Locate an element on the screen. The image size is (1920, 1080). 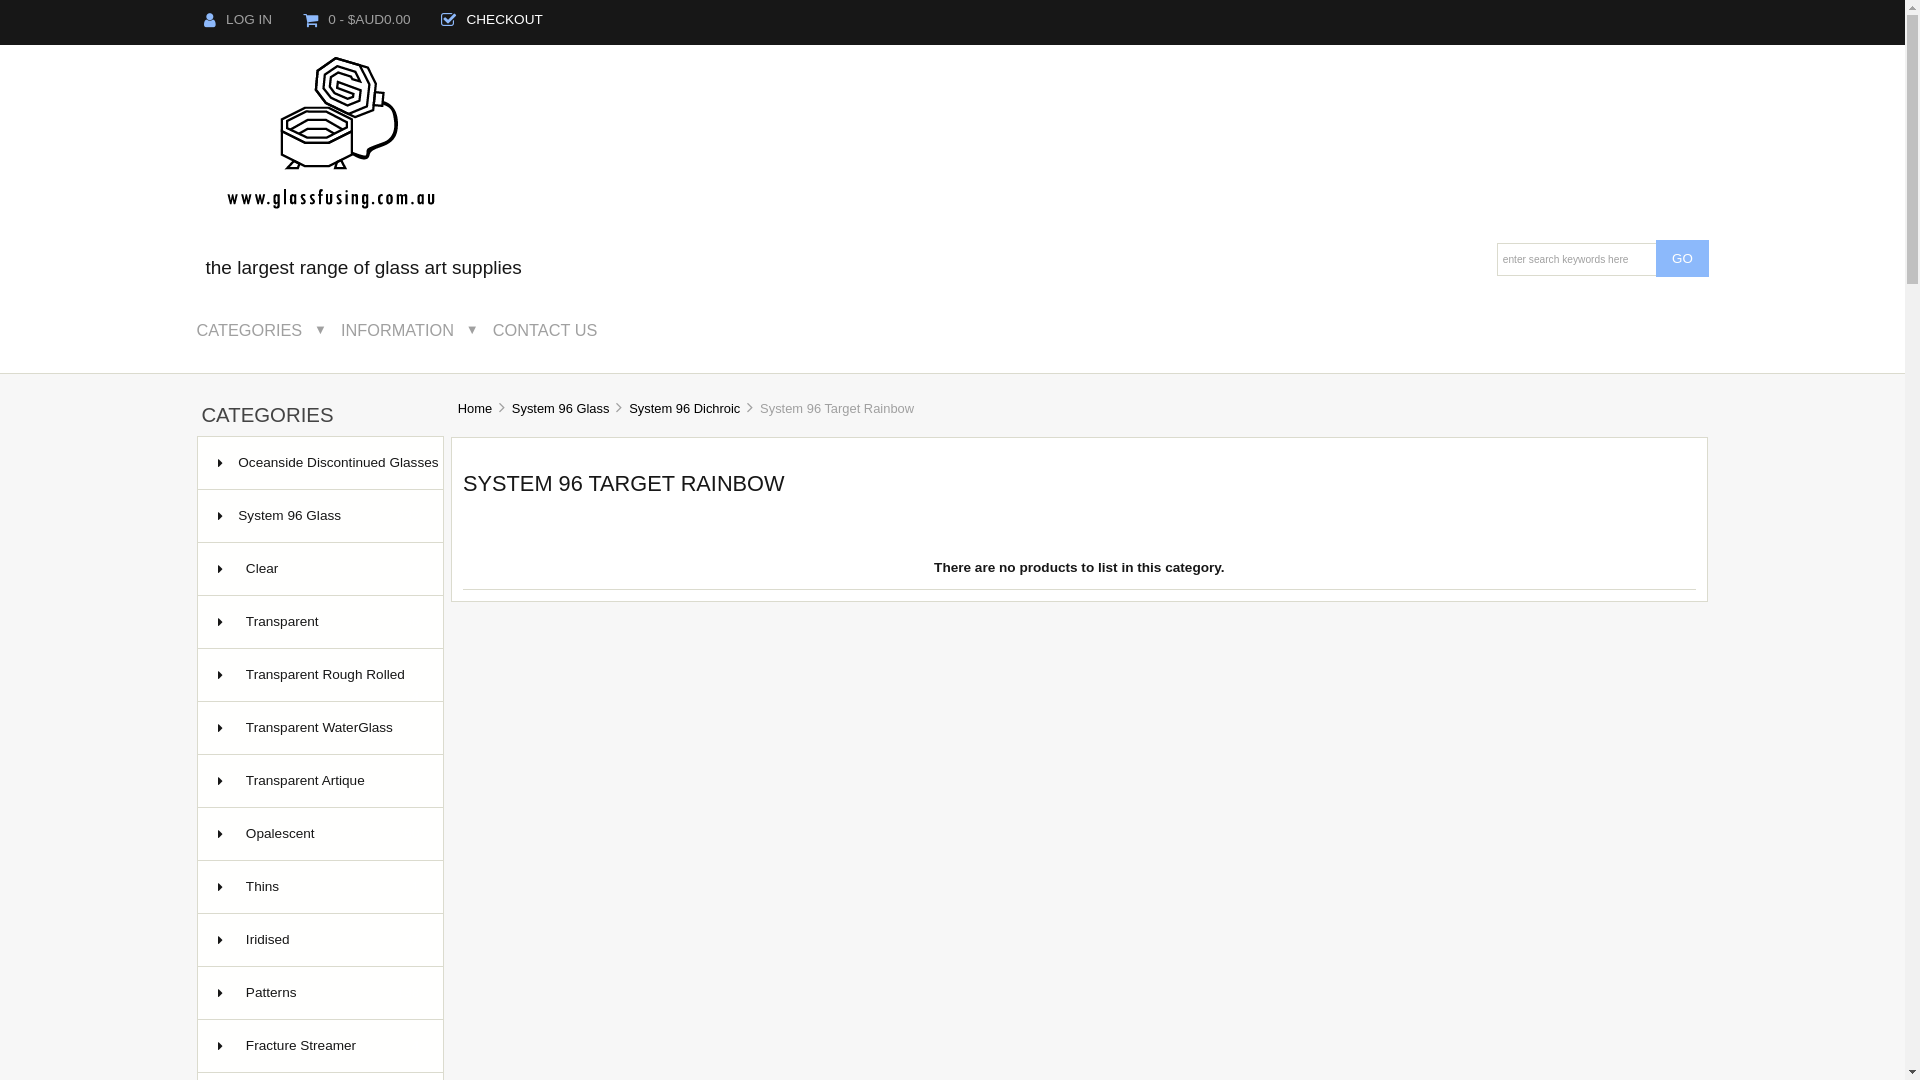
'  Transparent Rough Rolled is located at coordinates (197, 675).